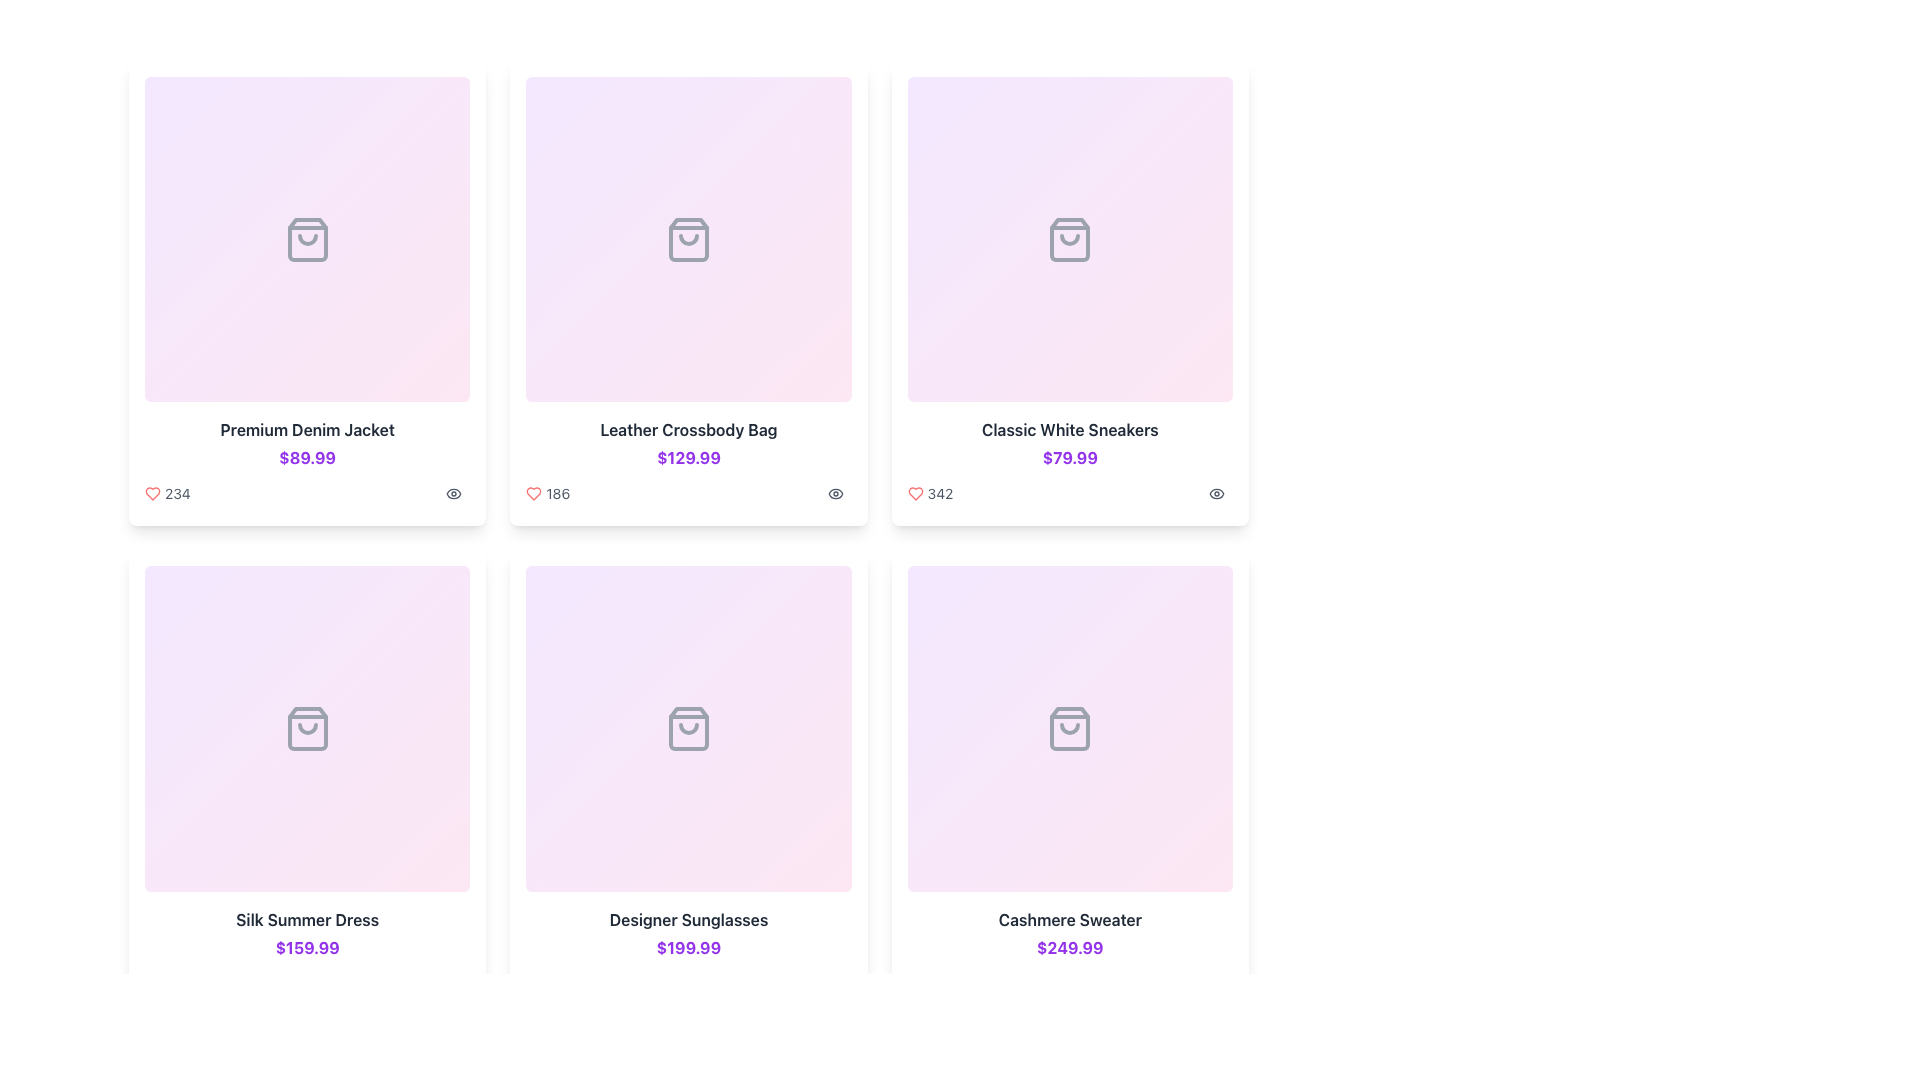 This screenshot has height=1080, width=1920. What do you see at coordinates (1069, 946) in the screenshot?
I see `the price label displaying '$249.99' in bold purple font, located beneath the 'Cashmere Sweater' text label` at bounding box center [1069, 946].